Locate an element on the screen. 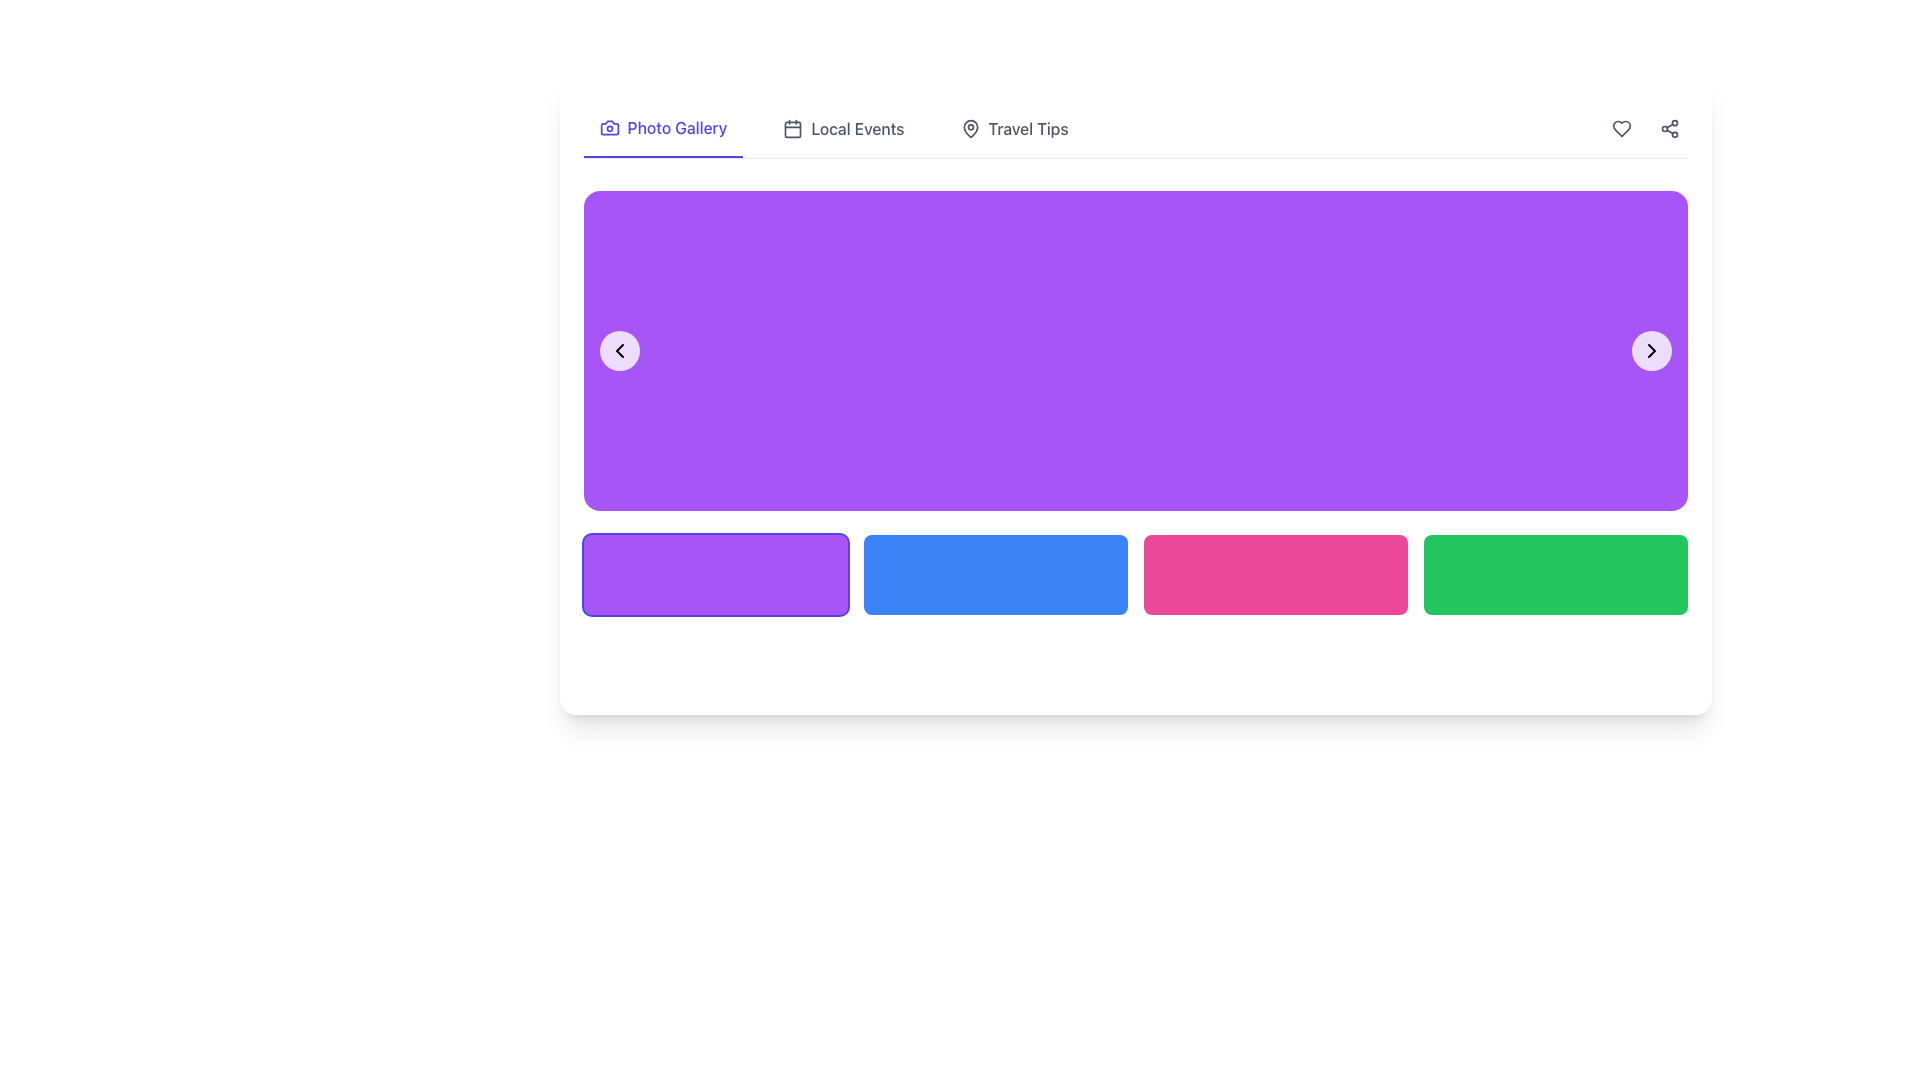  the navigation icon located on the left side of the highlighted content panel to trigger a hover effect is located at coordinates (618, 350).